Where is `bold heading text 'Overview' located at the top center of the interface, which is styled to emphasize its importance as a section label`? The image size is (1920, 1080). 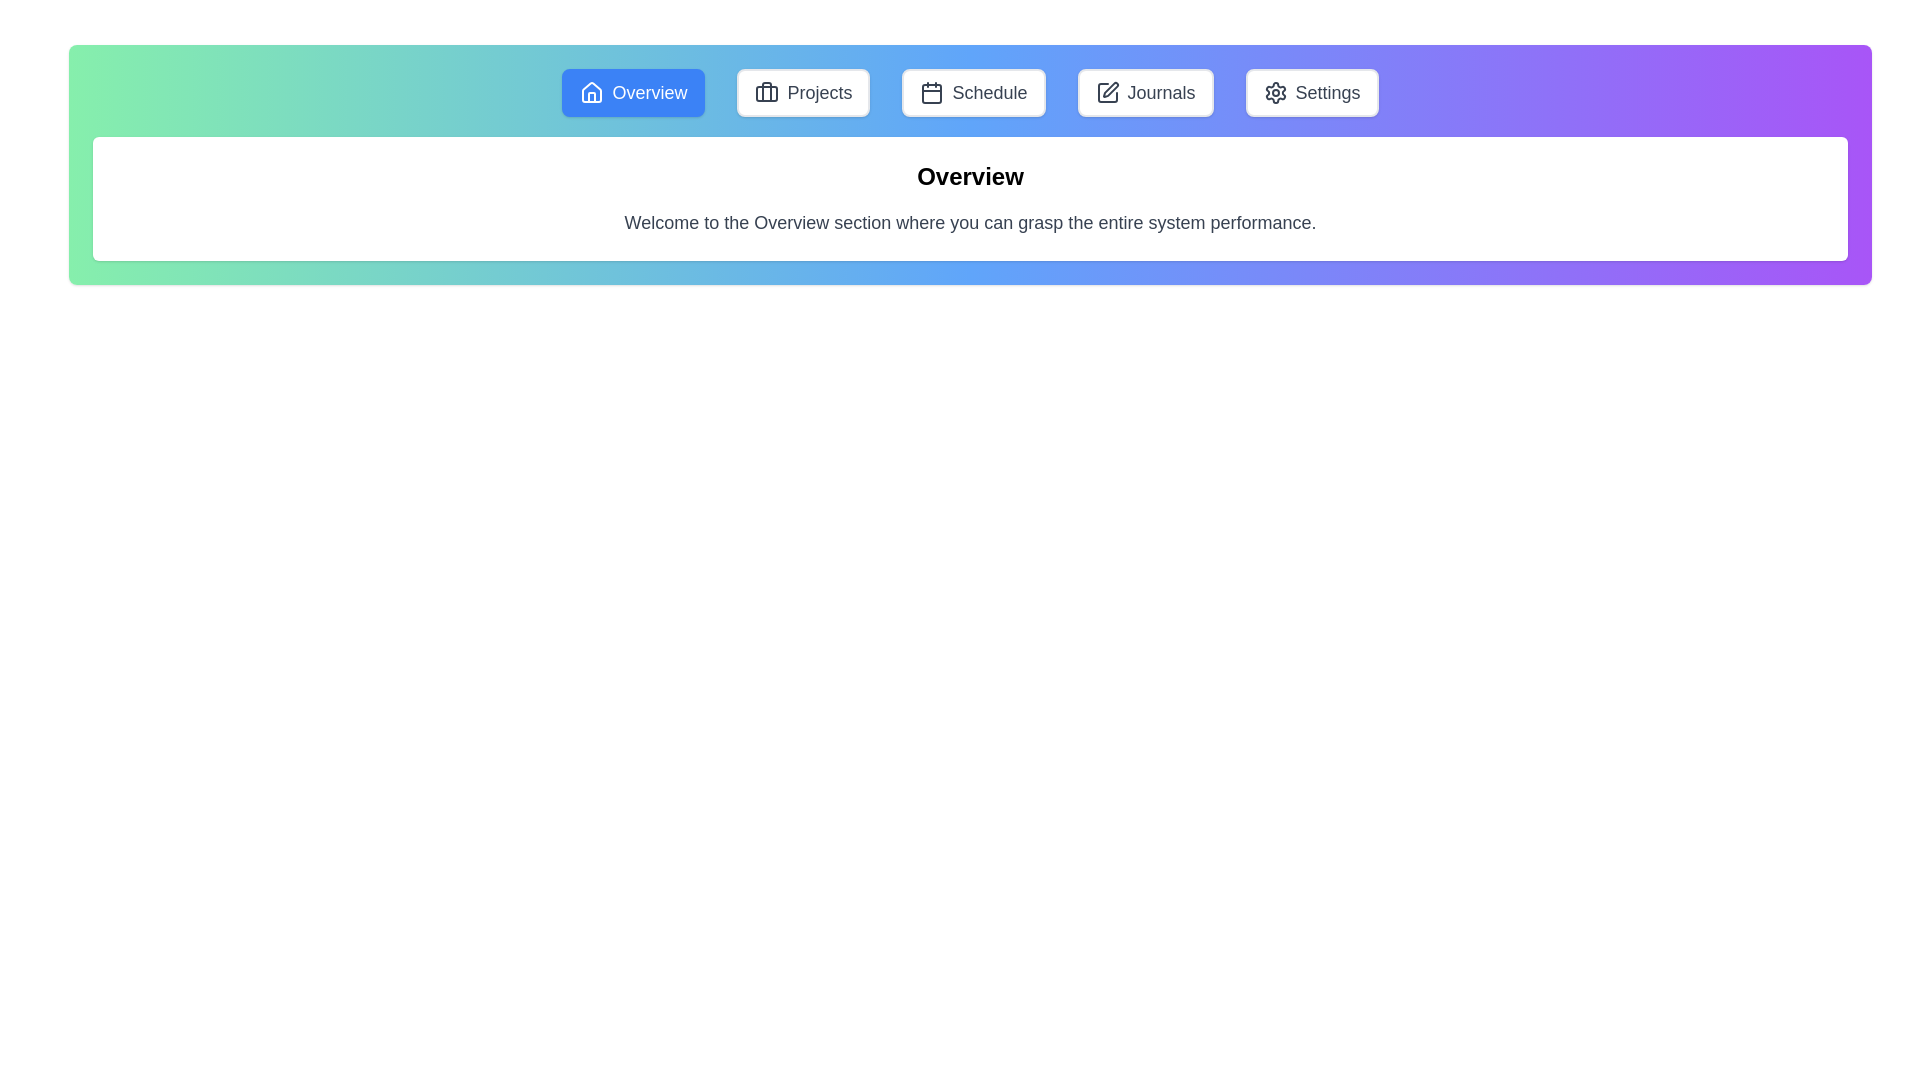
bold heading text 'Overview' located at the top center of the interface, which is styled to emphasize its importance as a section label is located at coordinates (970, 176).